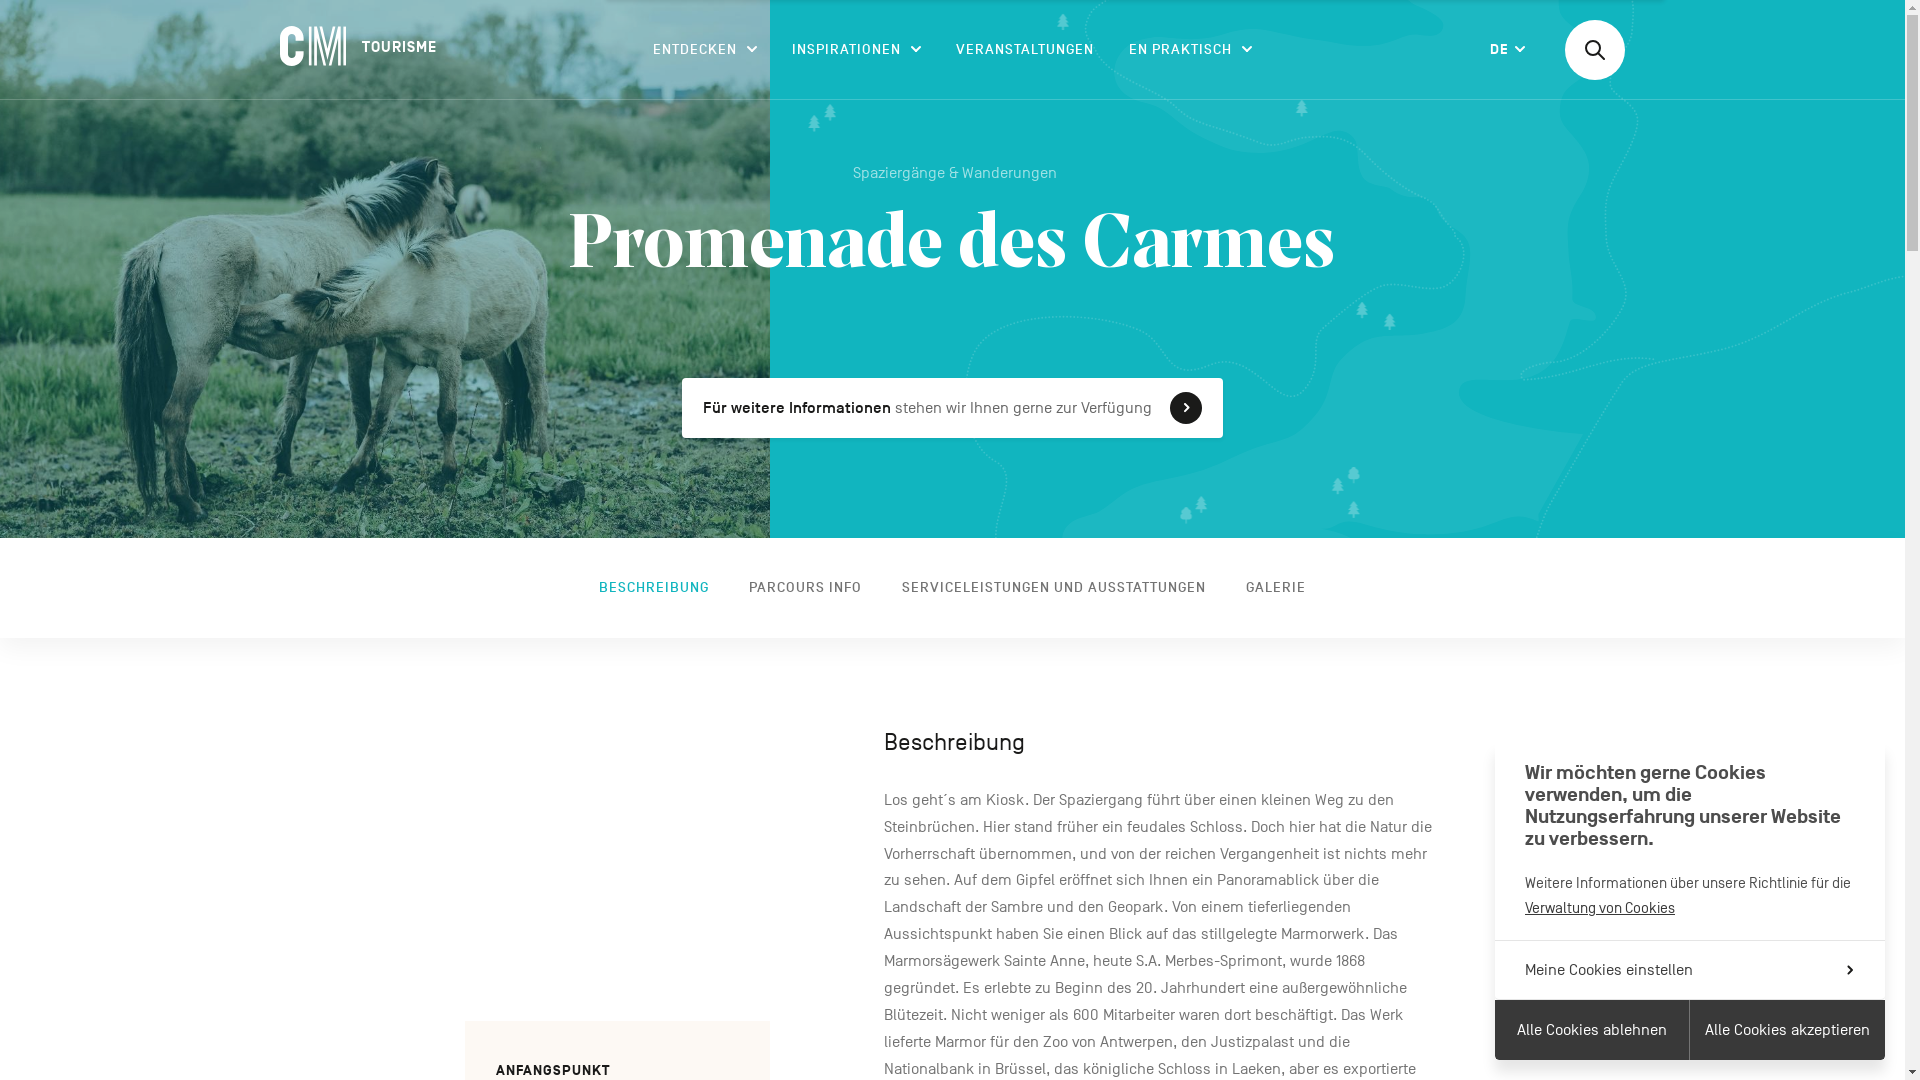 The image size is (1920, 1080). What do you see at coordinates (705, 49) in the screenshot?
I see `'ENTDECKEN'` at bounding box center [705, 49].